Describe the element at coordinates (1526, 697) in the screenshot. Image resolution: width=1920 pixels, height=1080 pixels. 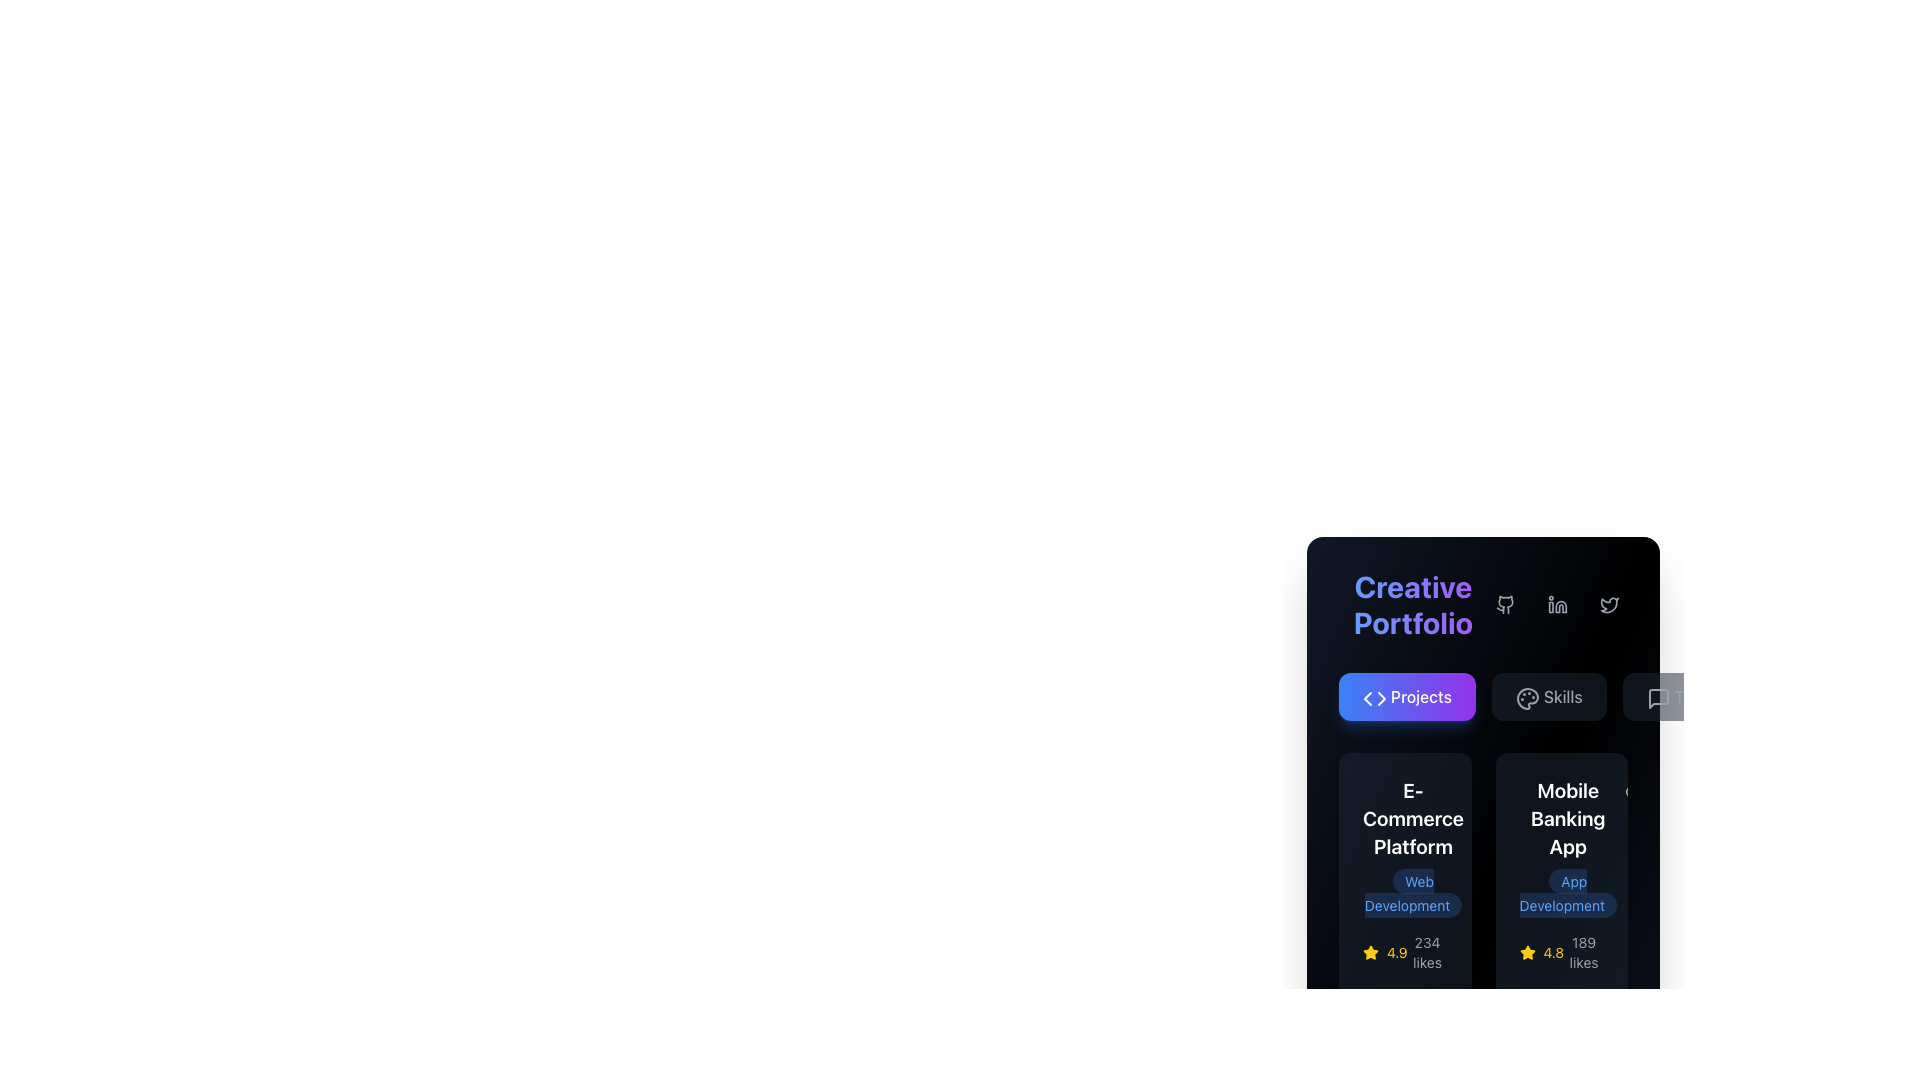
I see `the SVG graphic representing the 'Skills' section` at that location.